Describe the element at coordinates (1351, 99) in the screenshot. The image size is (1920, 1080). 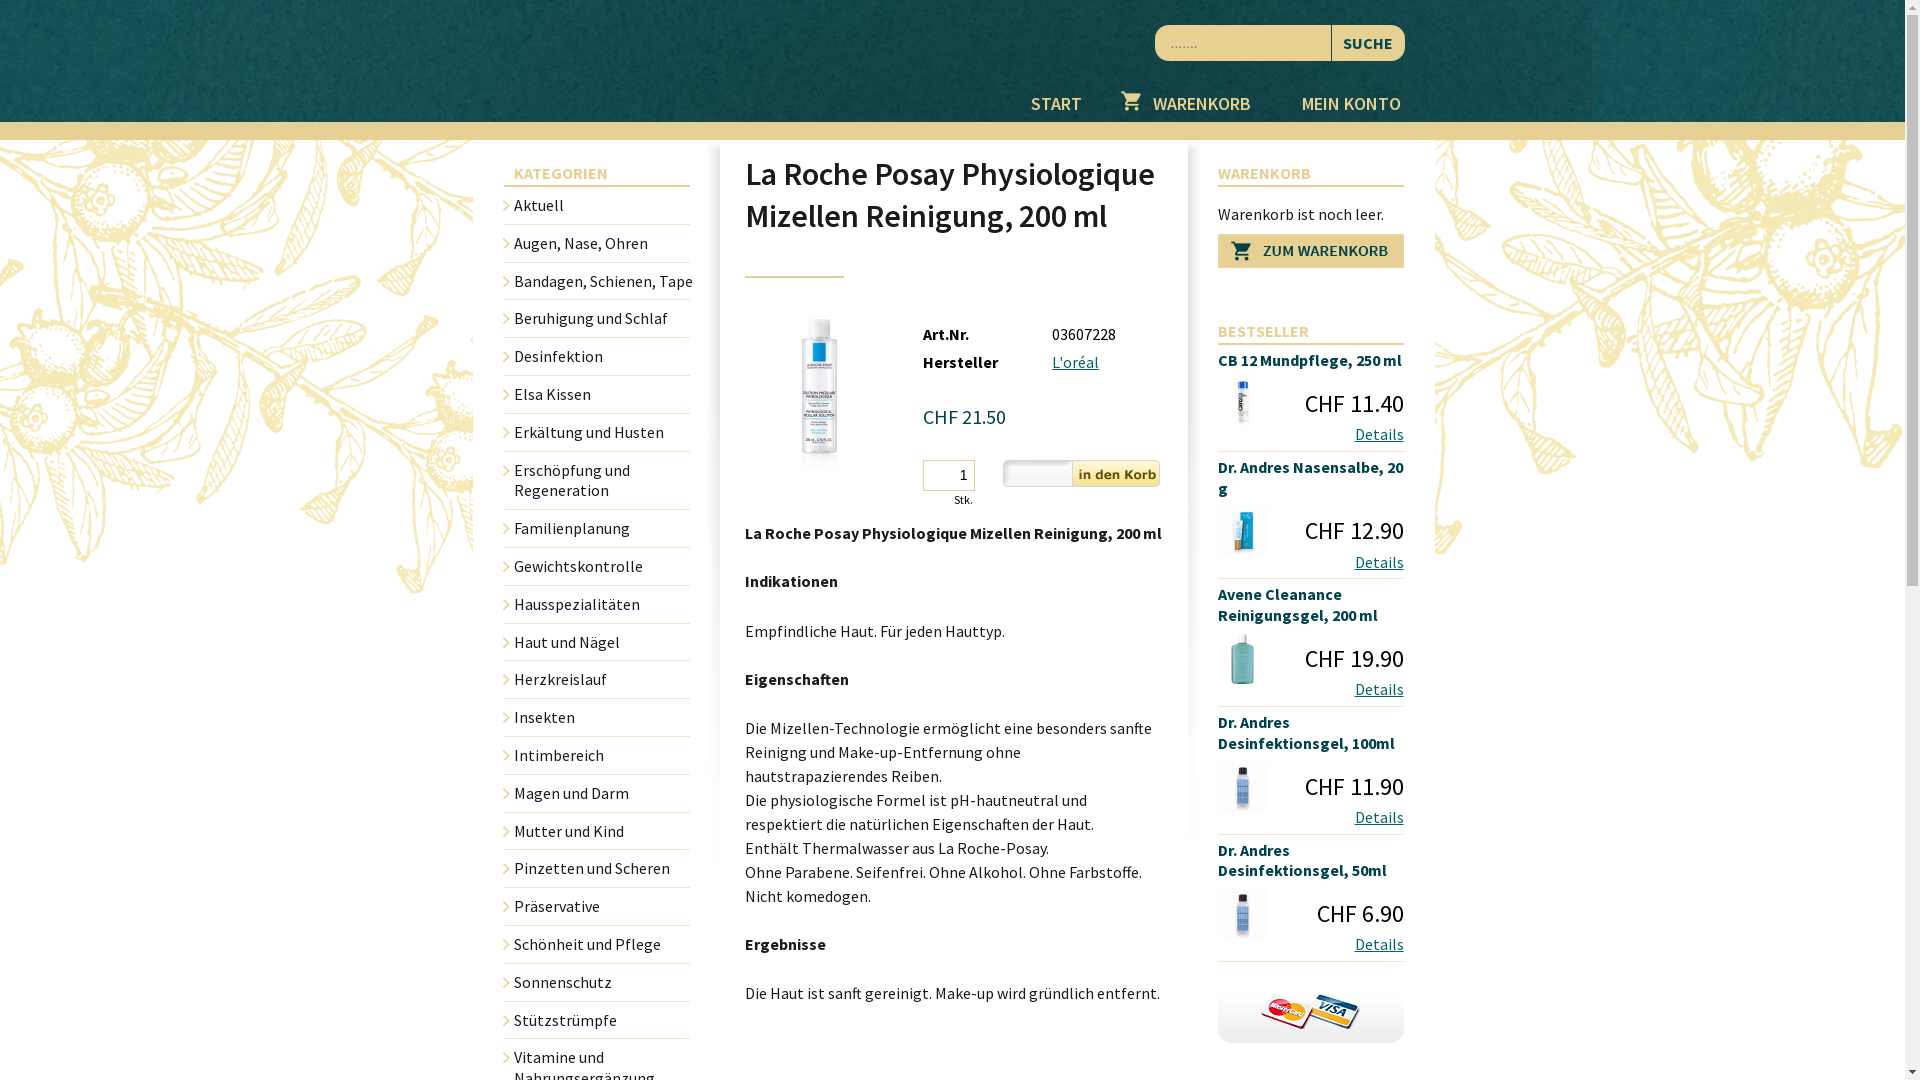
I see `'MEIN KONTO'` at that location.